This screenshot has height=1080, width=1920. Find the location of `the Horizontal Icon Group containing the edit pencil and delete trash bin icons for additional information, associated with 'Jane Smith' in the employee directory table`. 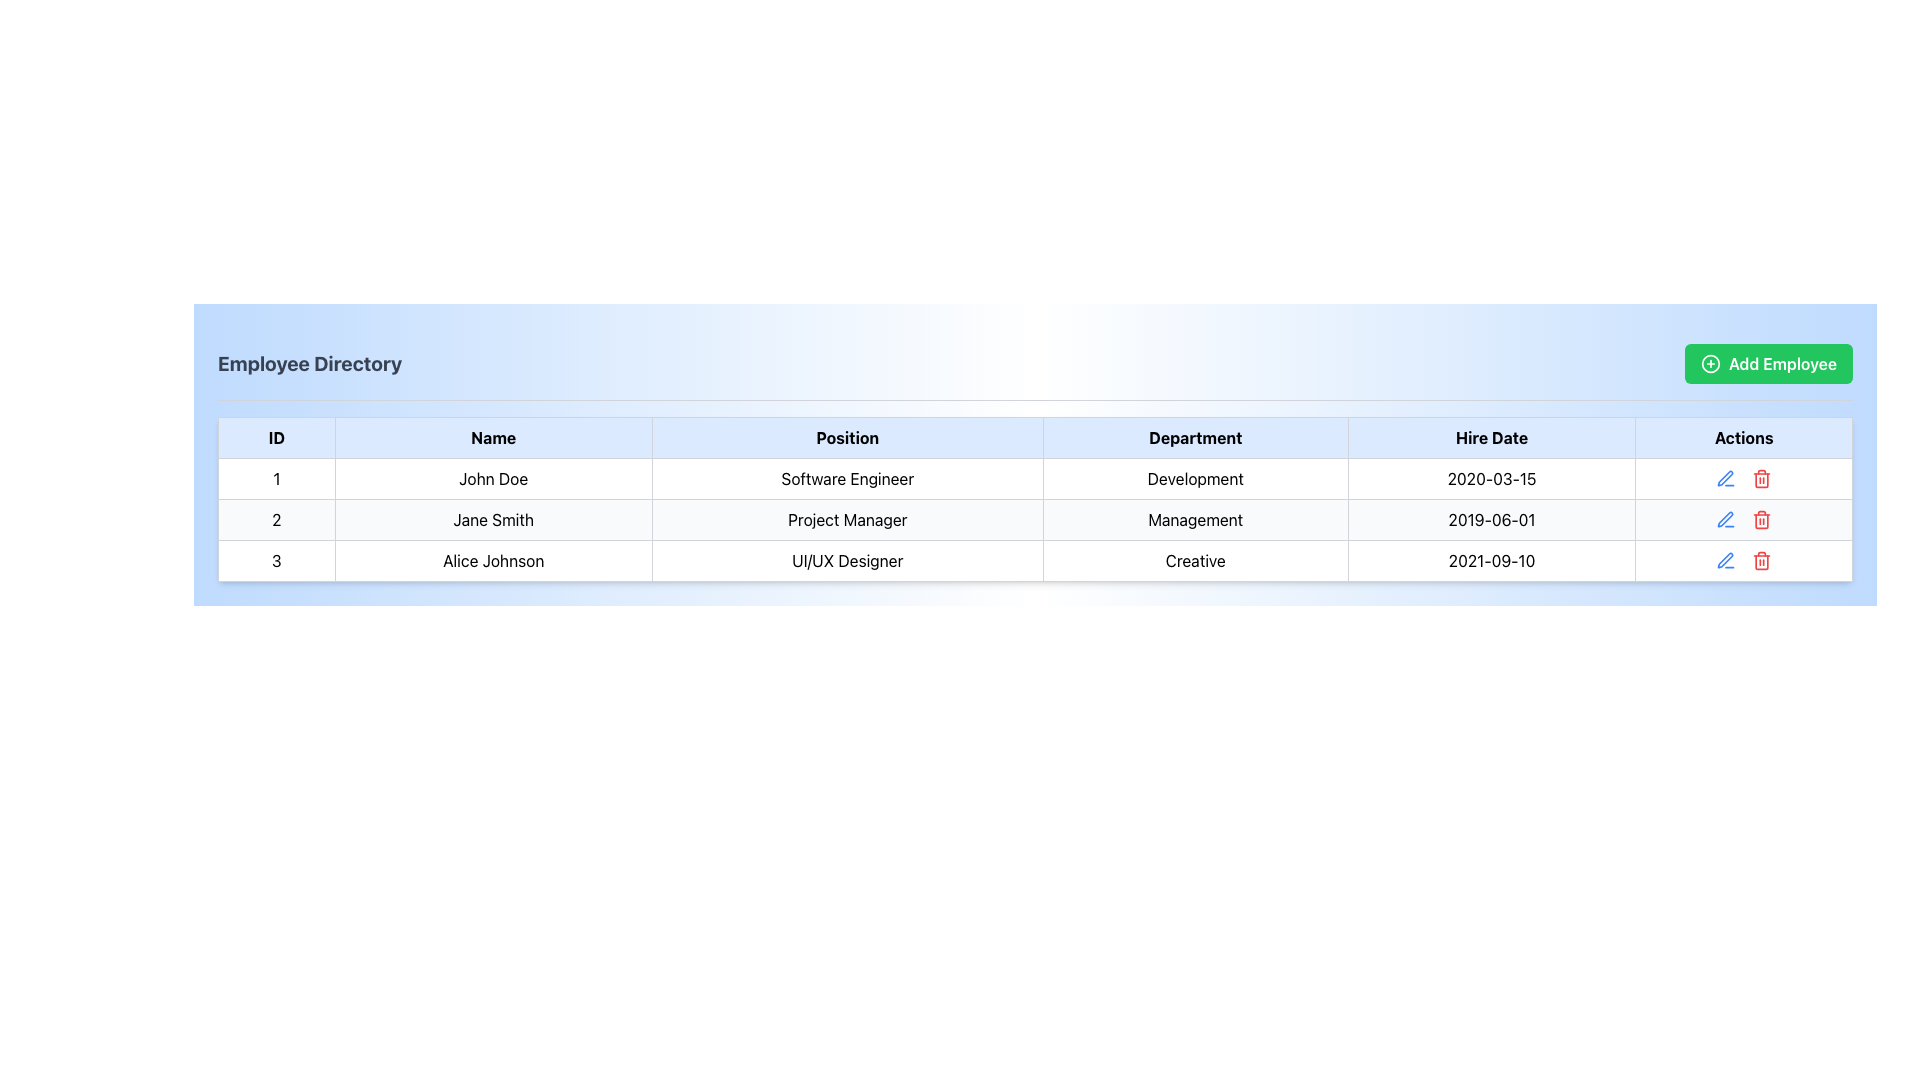

the Horizontal Icon Group containing the edit pencil and delete trash bin icons for additional information, associated with 'Jane Smith' in the employee directory table is located at coordinates (1743, 519).